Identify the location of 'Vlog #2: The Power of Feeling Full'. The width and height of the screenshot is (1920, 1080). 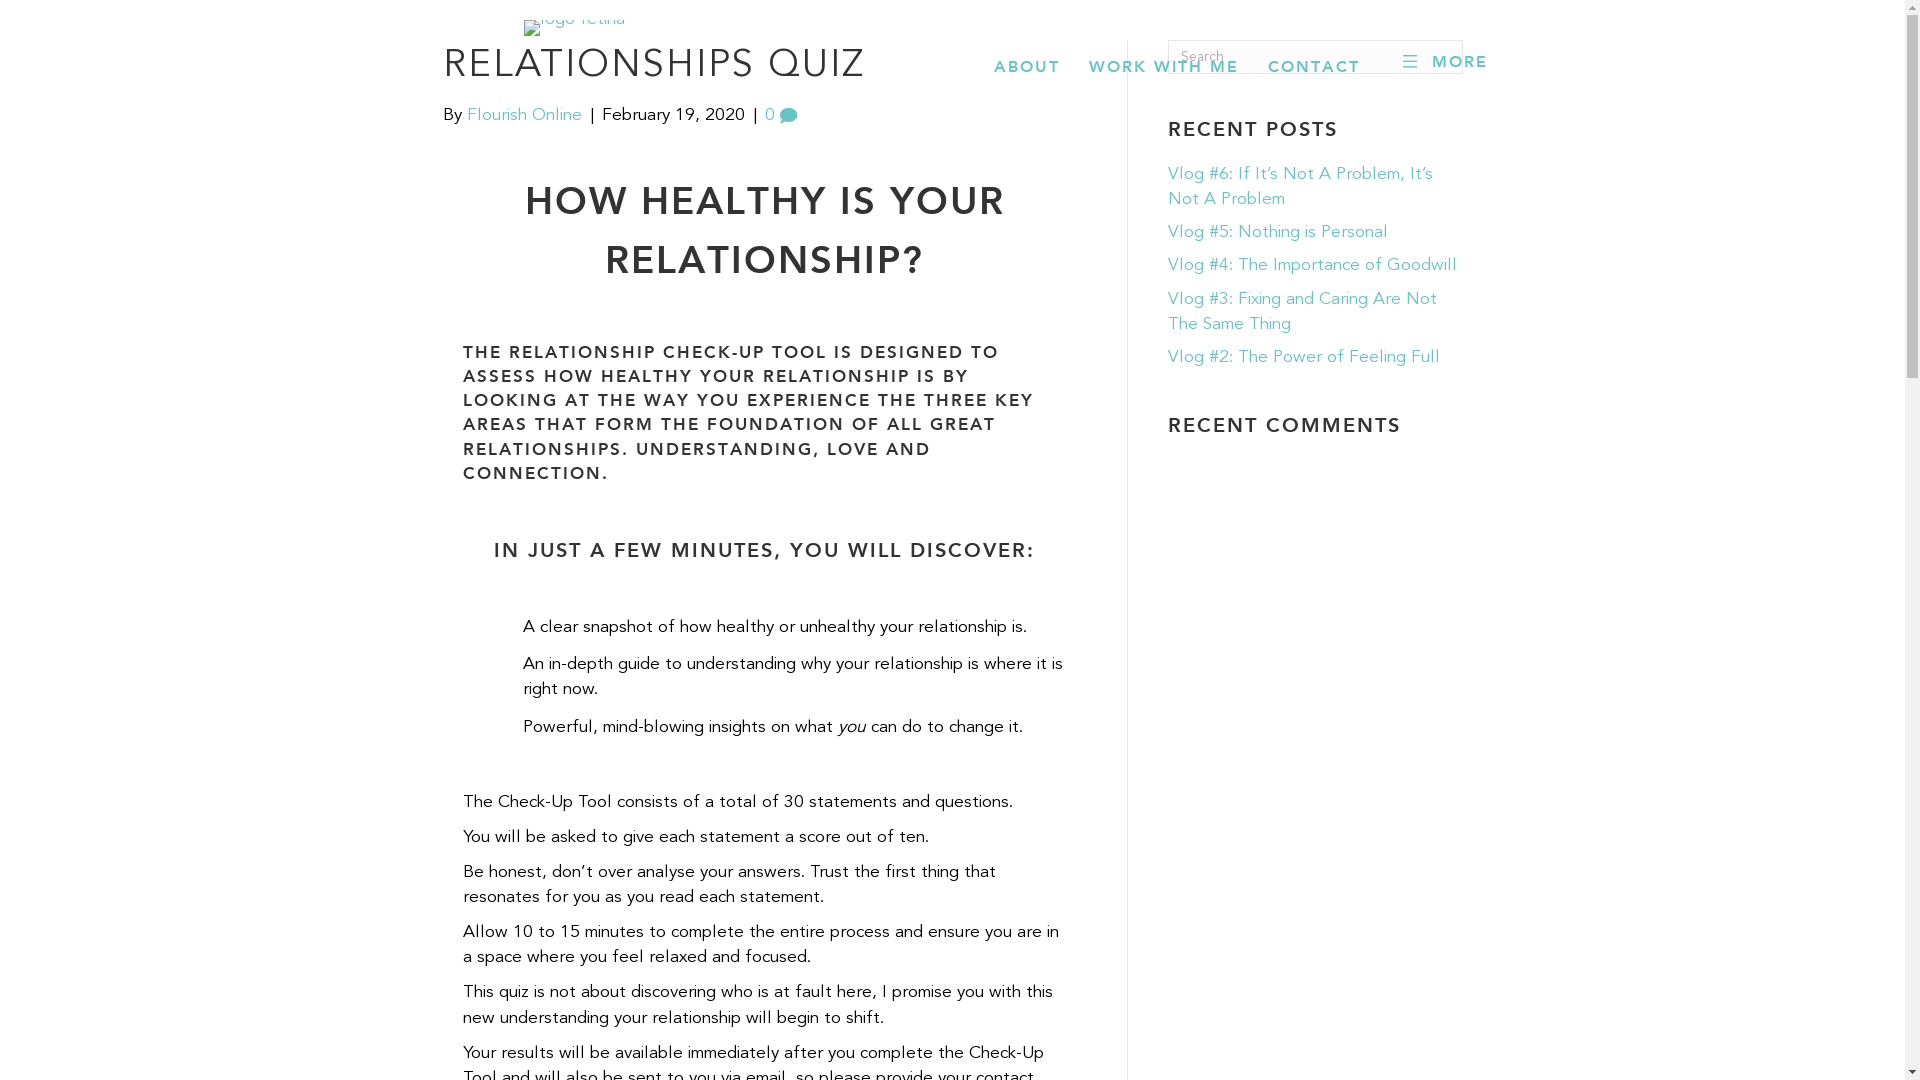
(1304, 356).